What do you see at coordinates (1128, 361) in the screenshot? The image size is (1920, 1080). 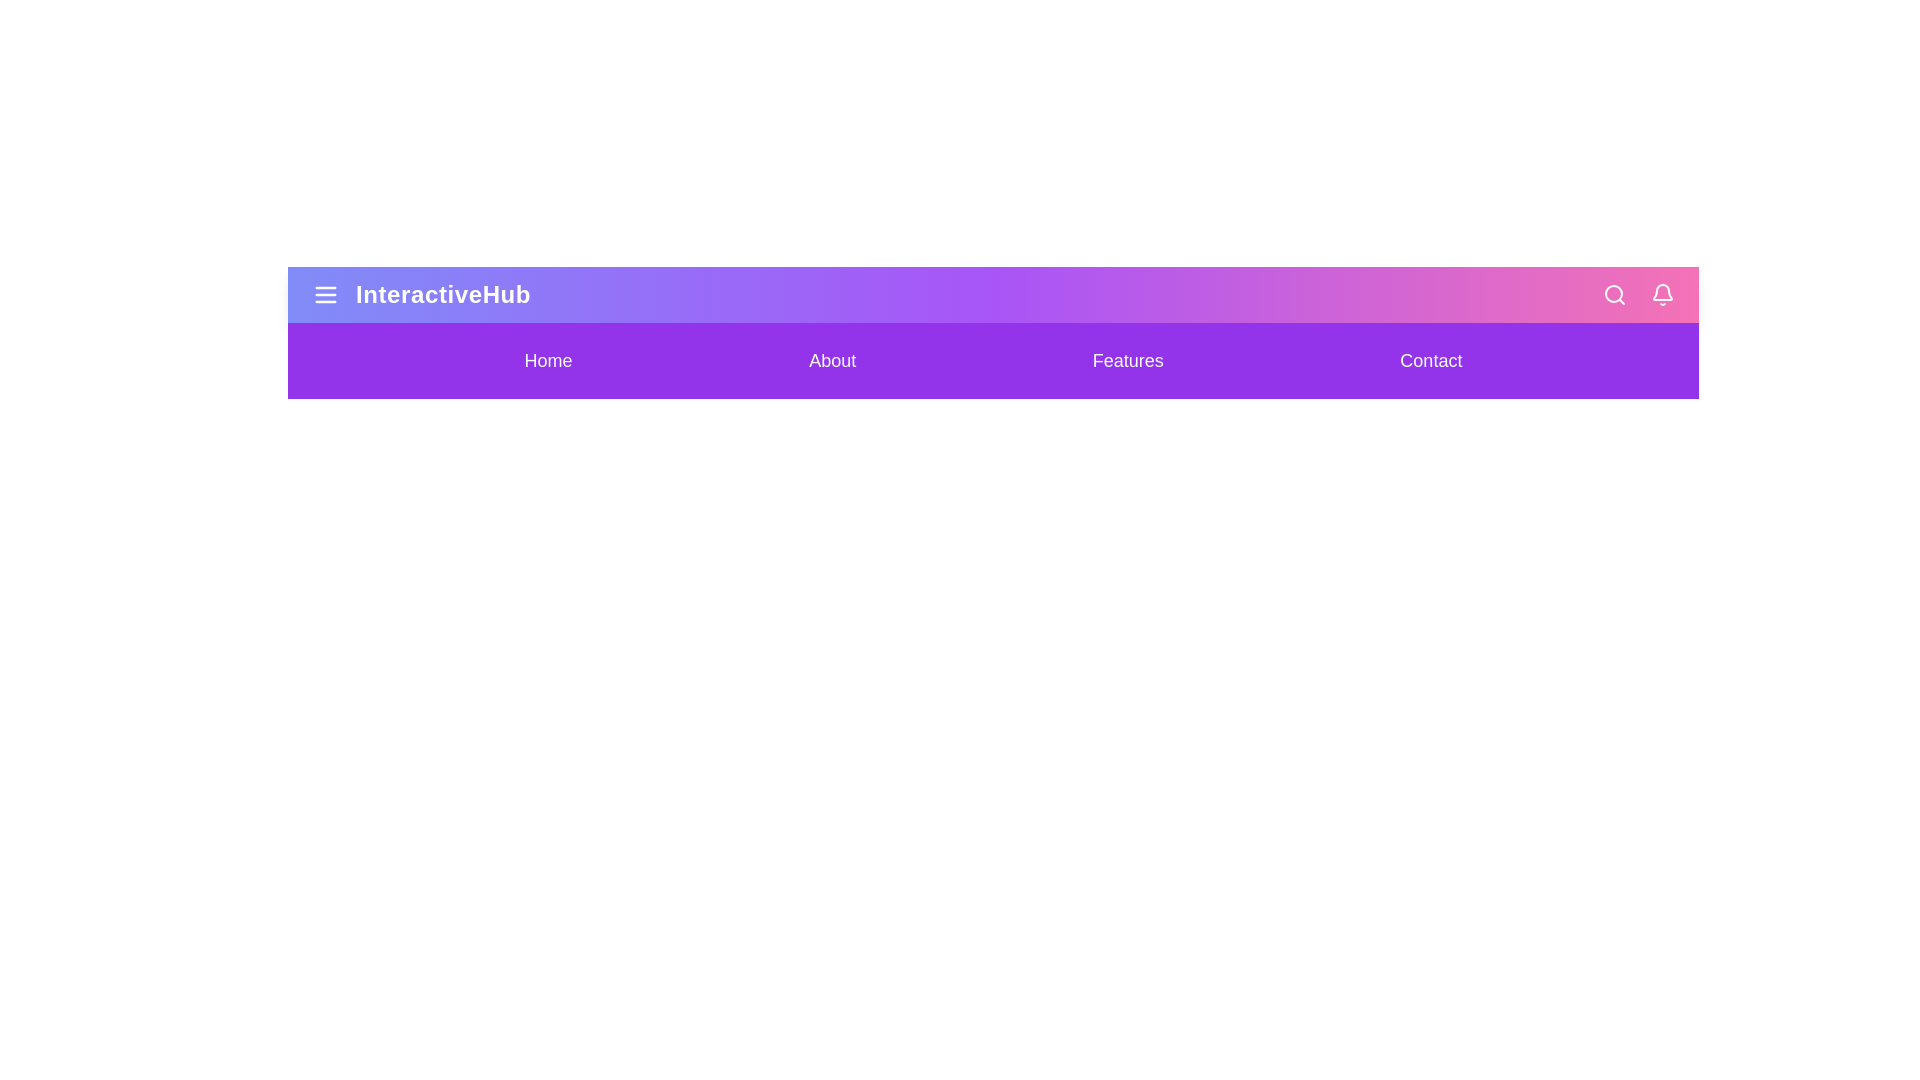 I see `the navigation menu item Features` at bounding box center [1128, 361].